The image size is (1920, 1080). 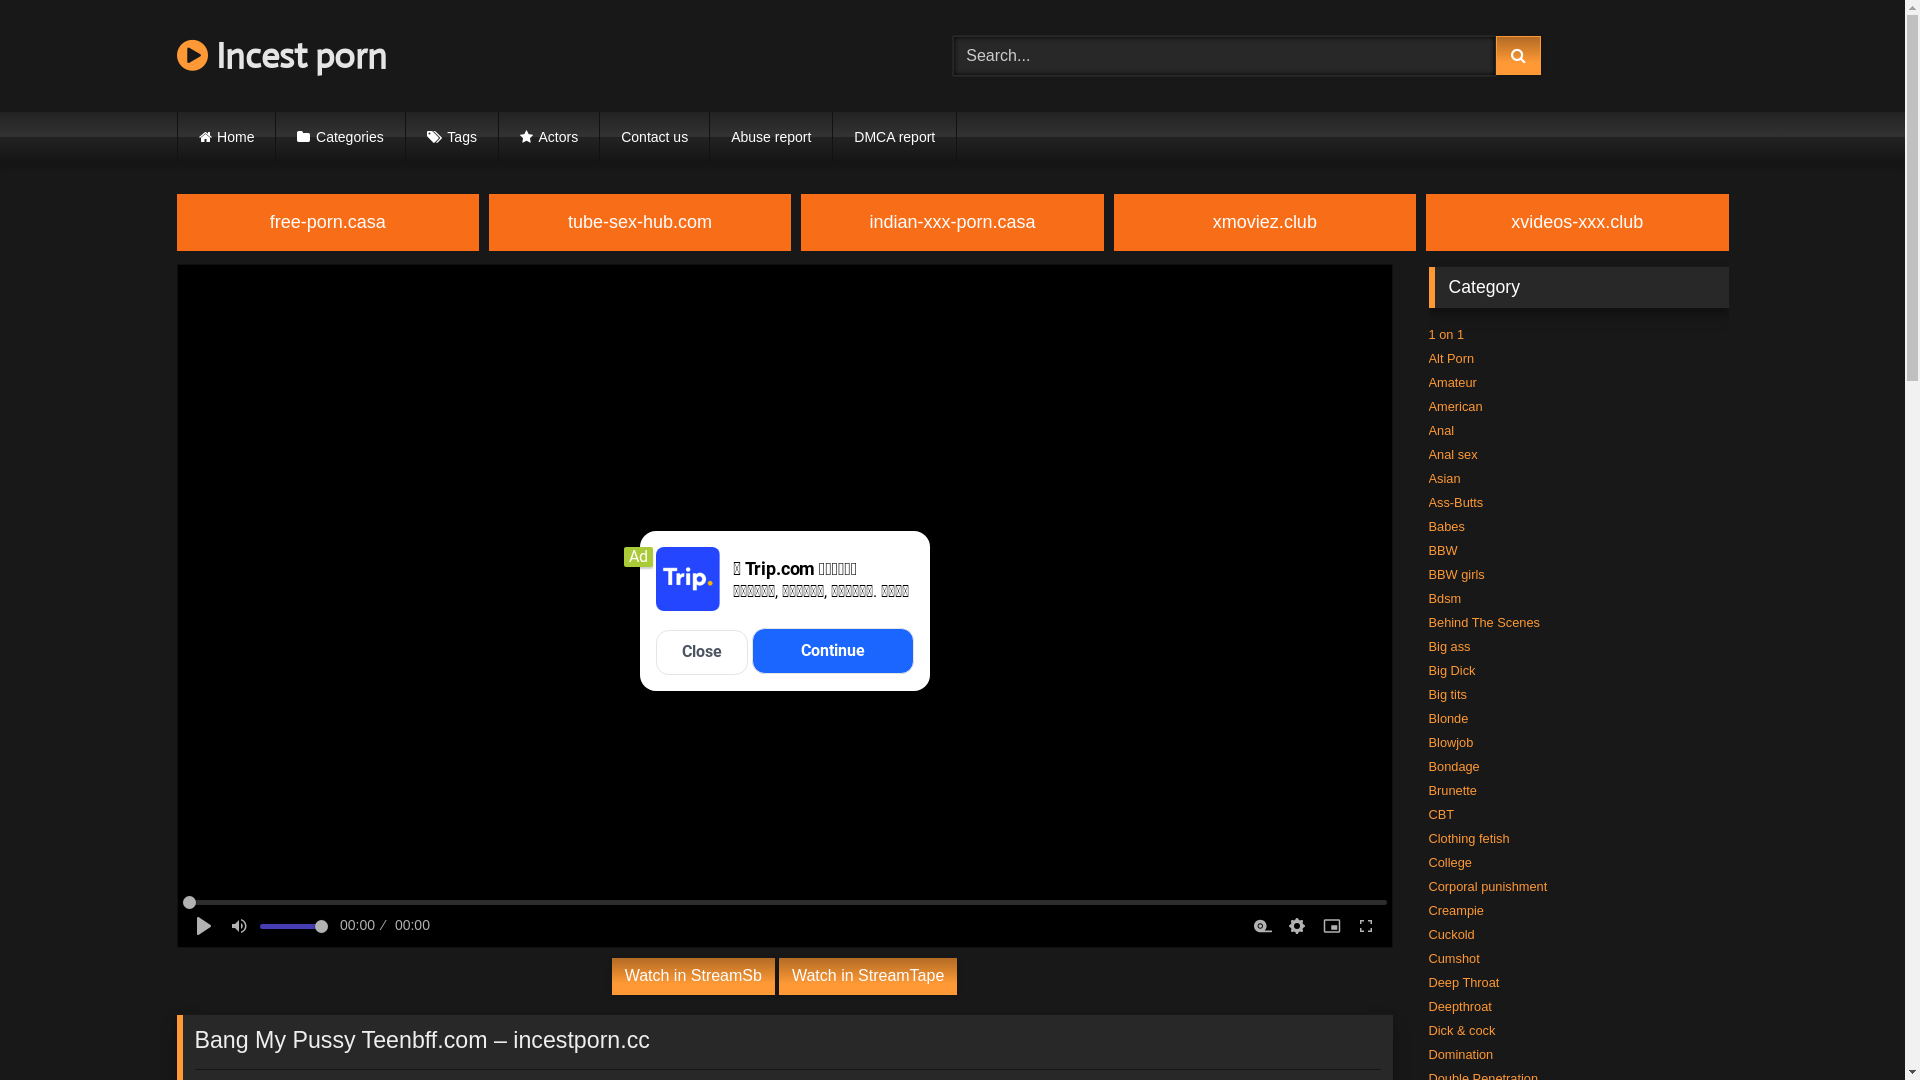 I want to click on 'Bondage', so click(x=1427, y=765).